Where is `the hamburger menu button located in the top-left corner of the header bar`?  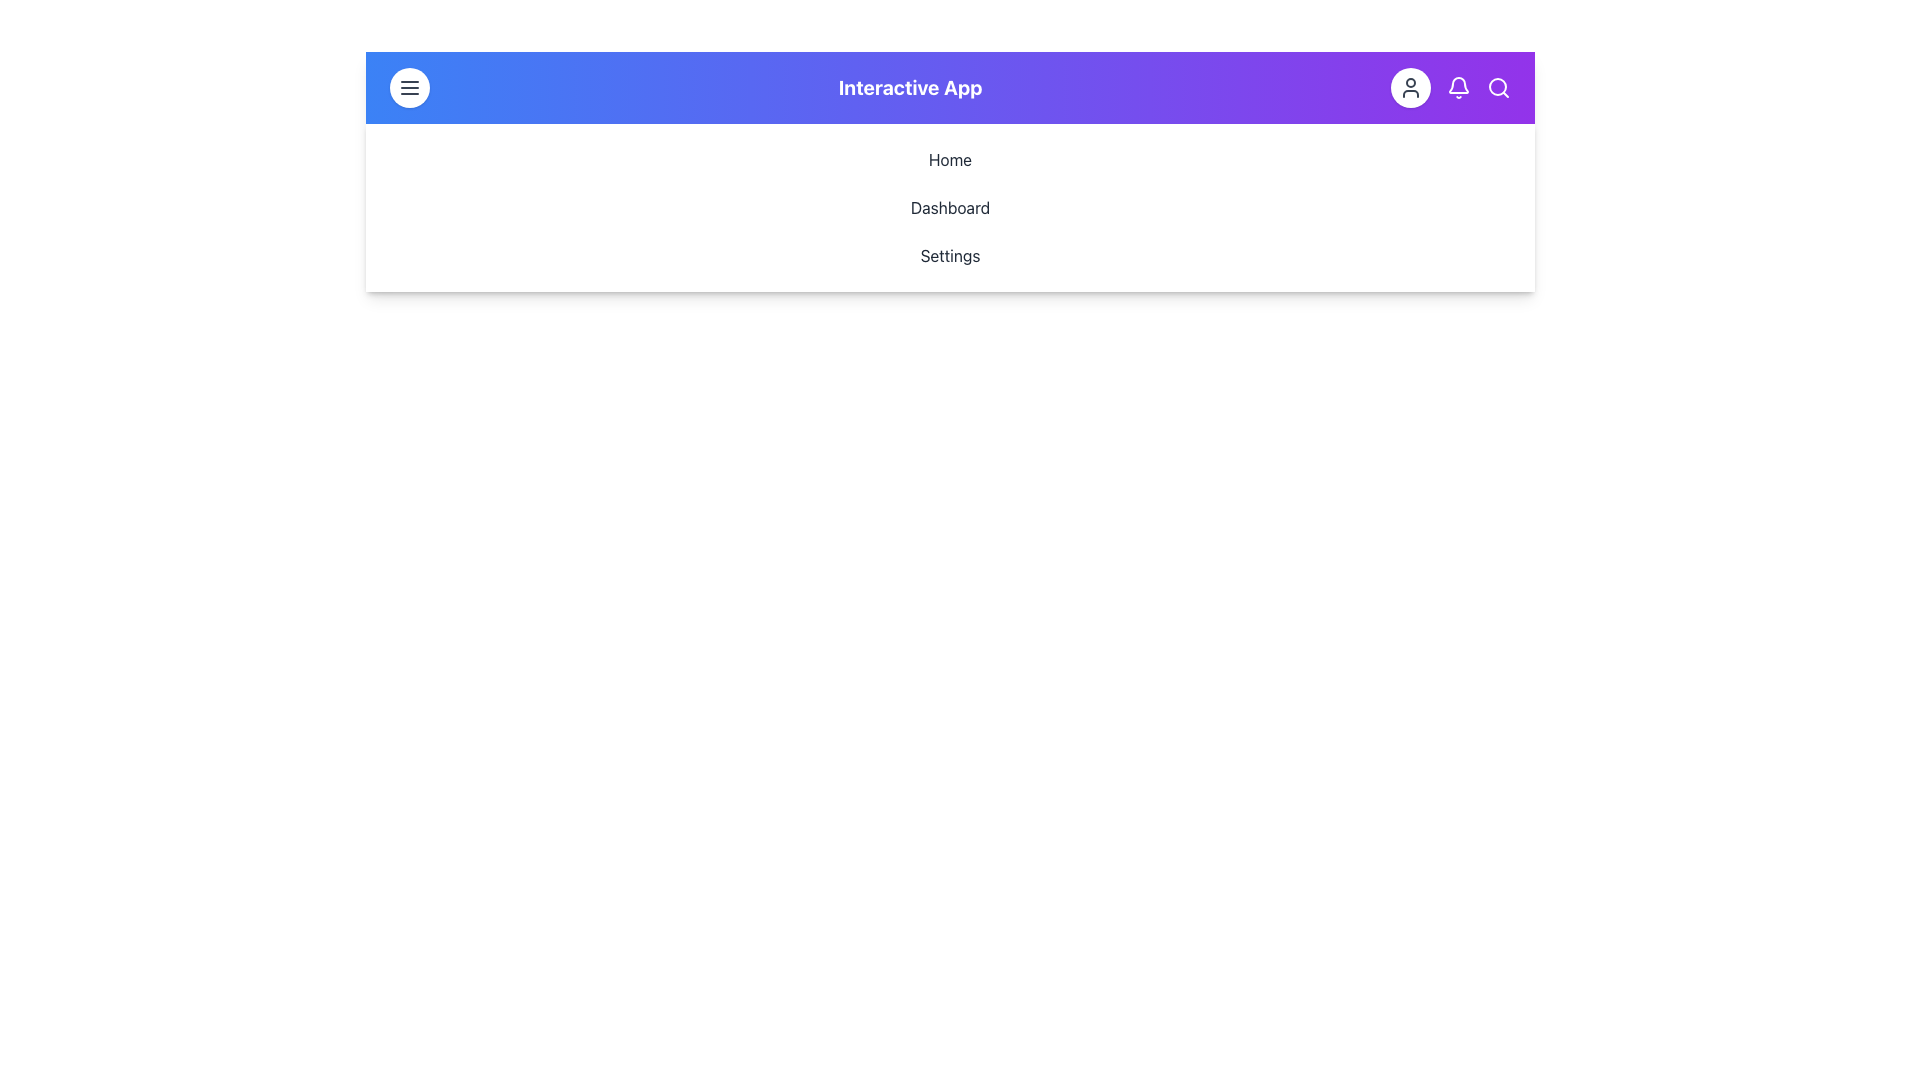
the hamburger menu button located in the top-left corner of the header bar is located at coordinates (408, 87).